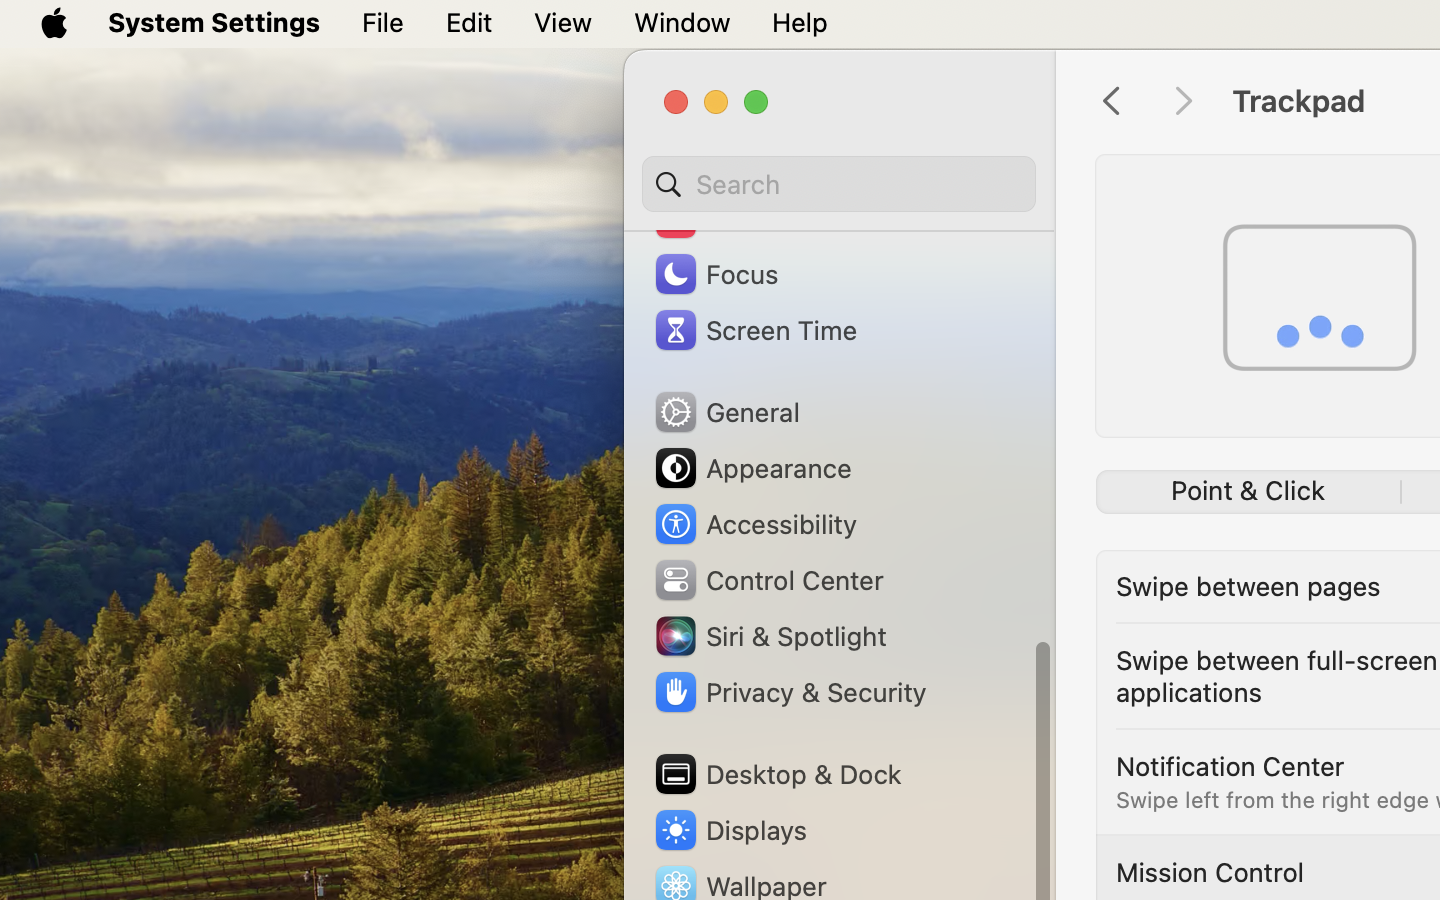  Describe the element at coordinates (767, 636) in the screenshot. I see `'Siri & Spotlight'` at that location.